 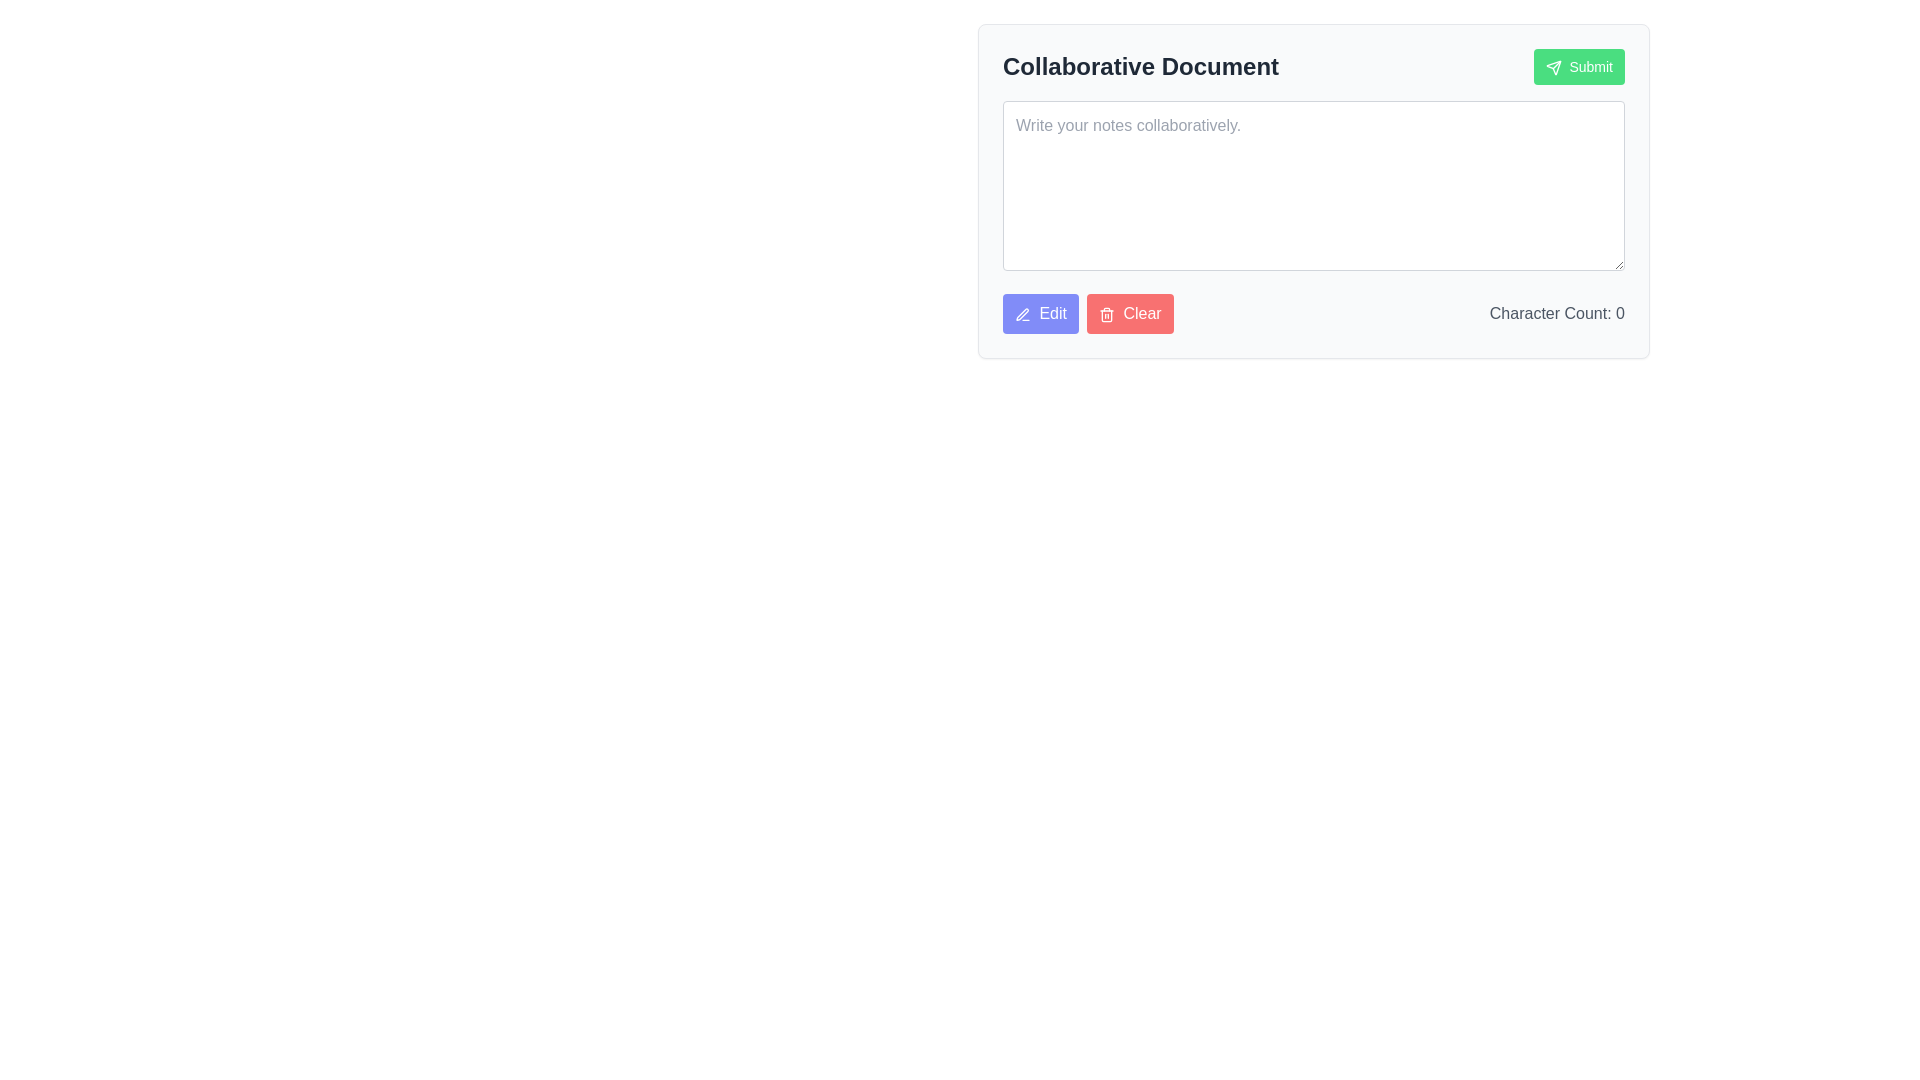 I want to click on the deletion icon located within the 'Clear' button at the bottom-right corner, so click(x=1106, y=314).